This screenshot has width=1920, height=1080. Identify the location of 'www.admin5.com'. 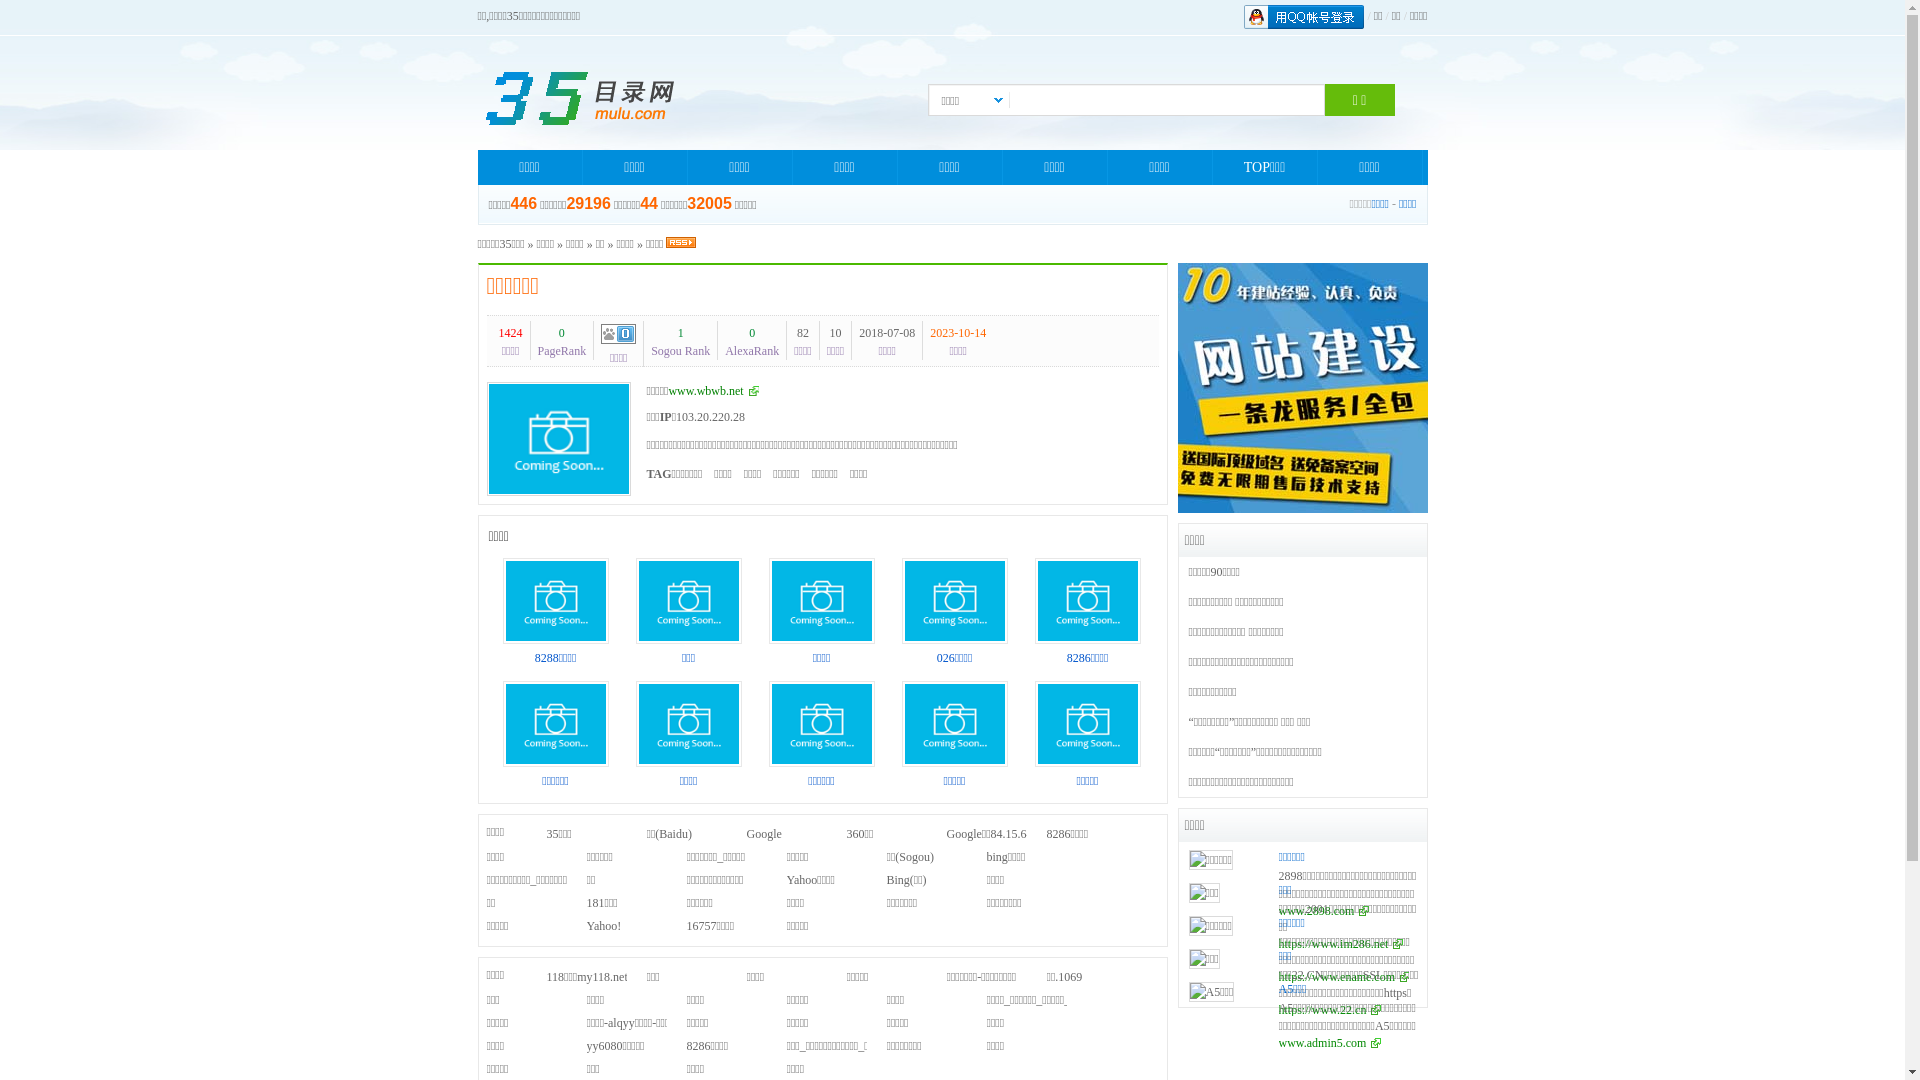
(1329, 1041).